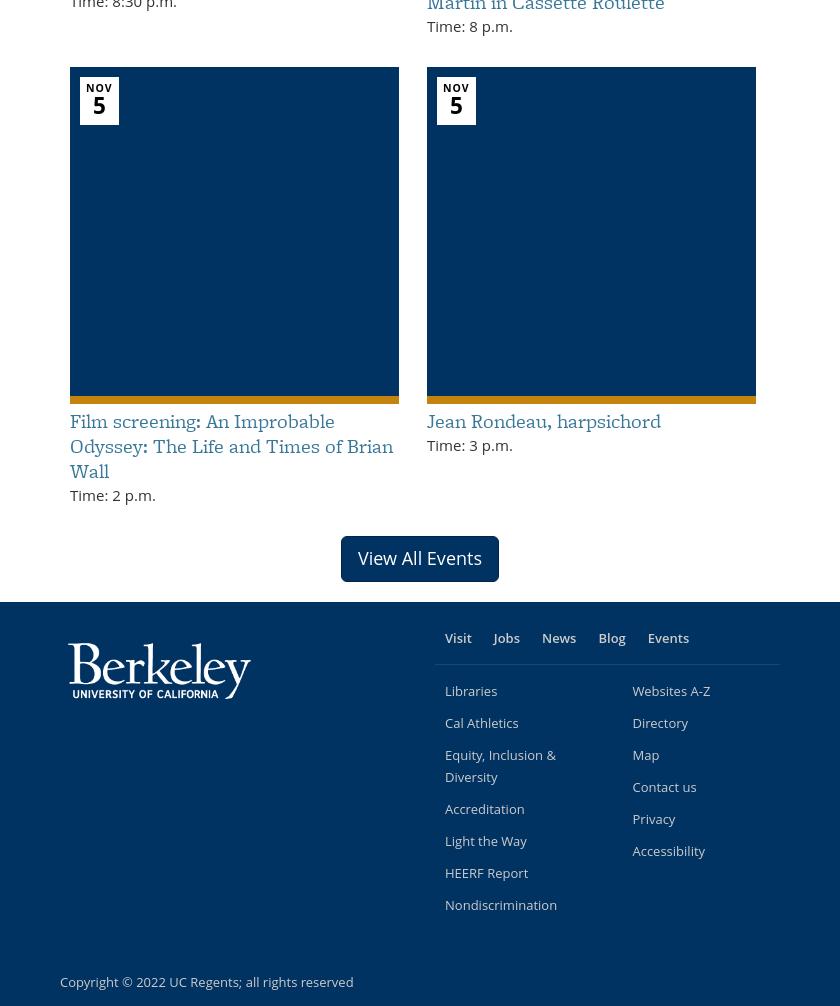 The height and width of the screenshot is (1006, 840). Describe the element at coordinates (445, 839) in the screenshot. I see `'Light the Way'` at that location.